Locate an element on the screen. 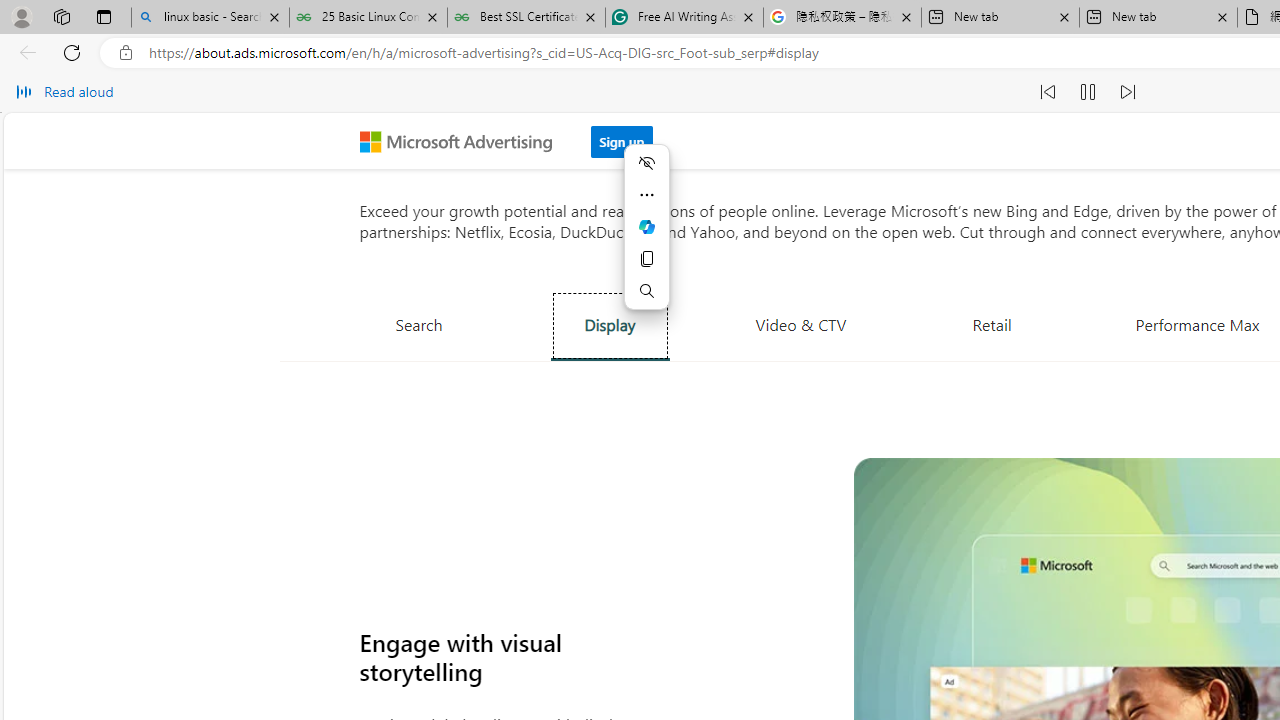 Image resolution: width=1280 pixels, height=720 pixels. '25 Basic Linux Commands For Beginners - GeeksforGeeks' is located at coordinates (368, 17).